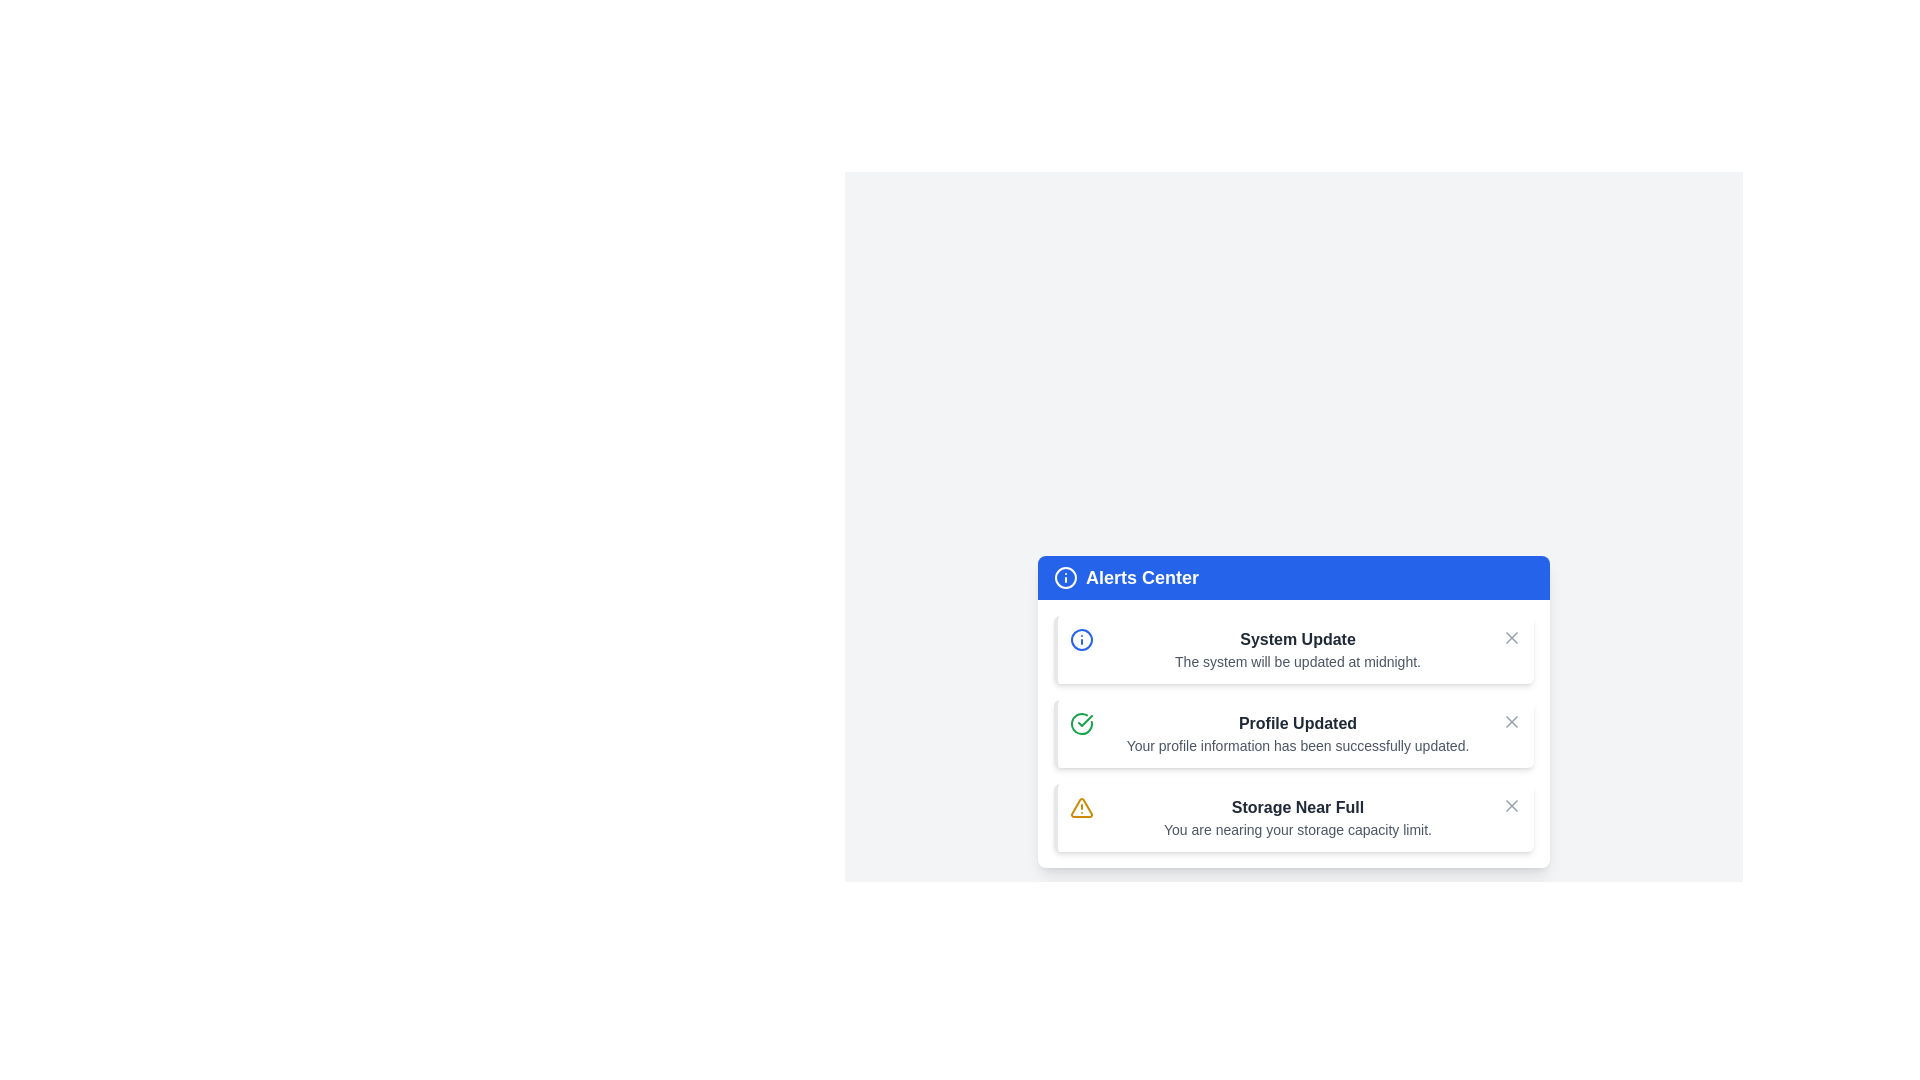 This screenshot has height=1080, width=1920. I want to click on the green check mark icon in the second notification titled 'Profile Updated' within the 'Alerts Center' section, so click(1084, 721).